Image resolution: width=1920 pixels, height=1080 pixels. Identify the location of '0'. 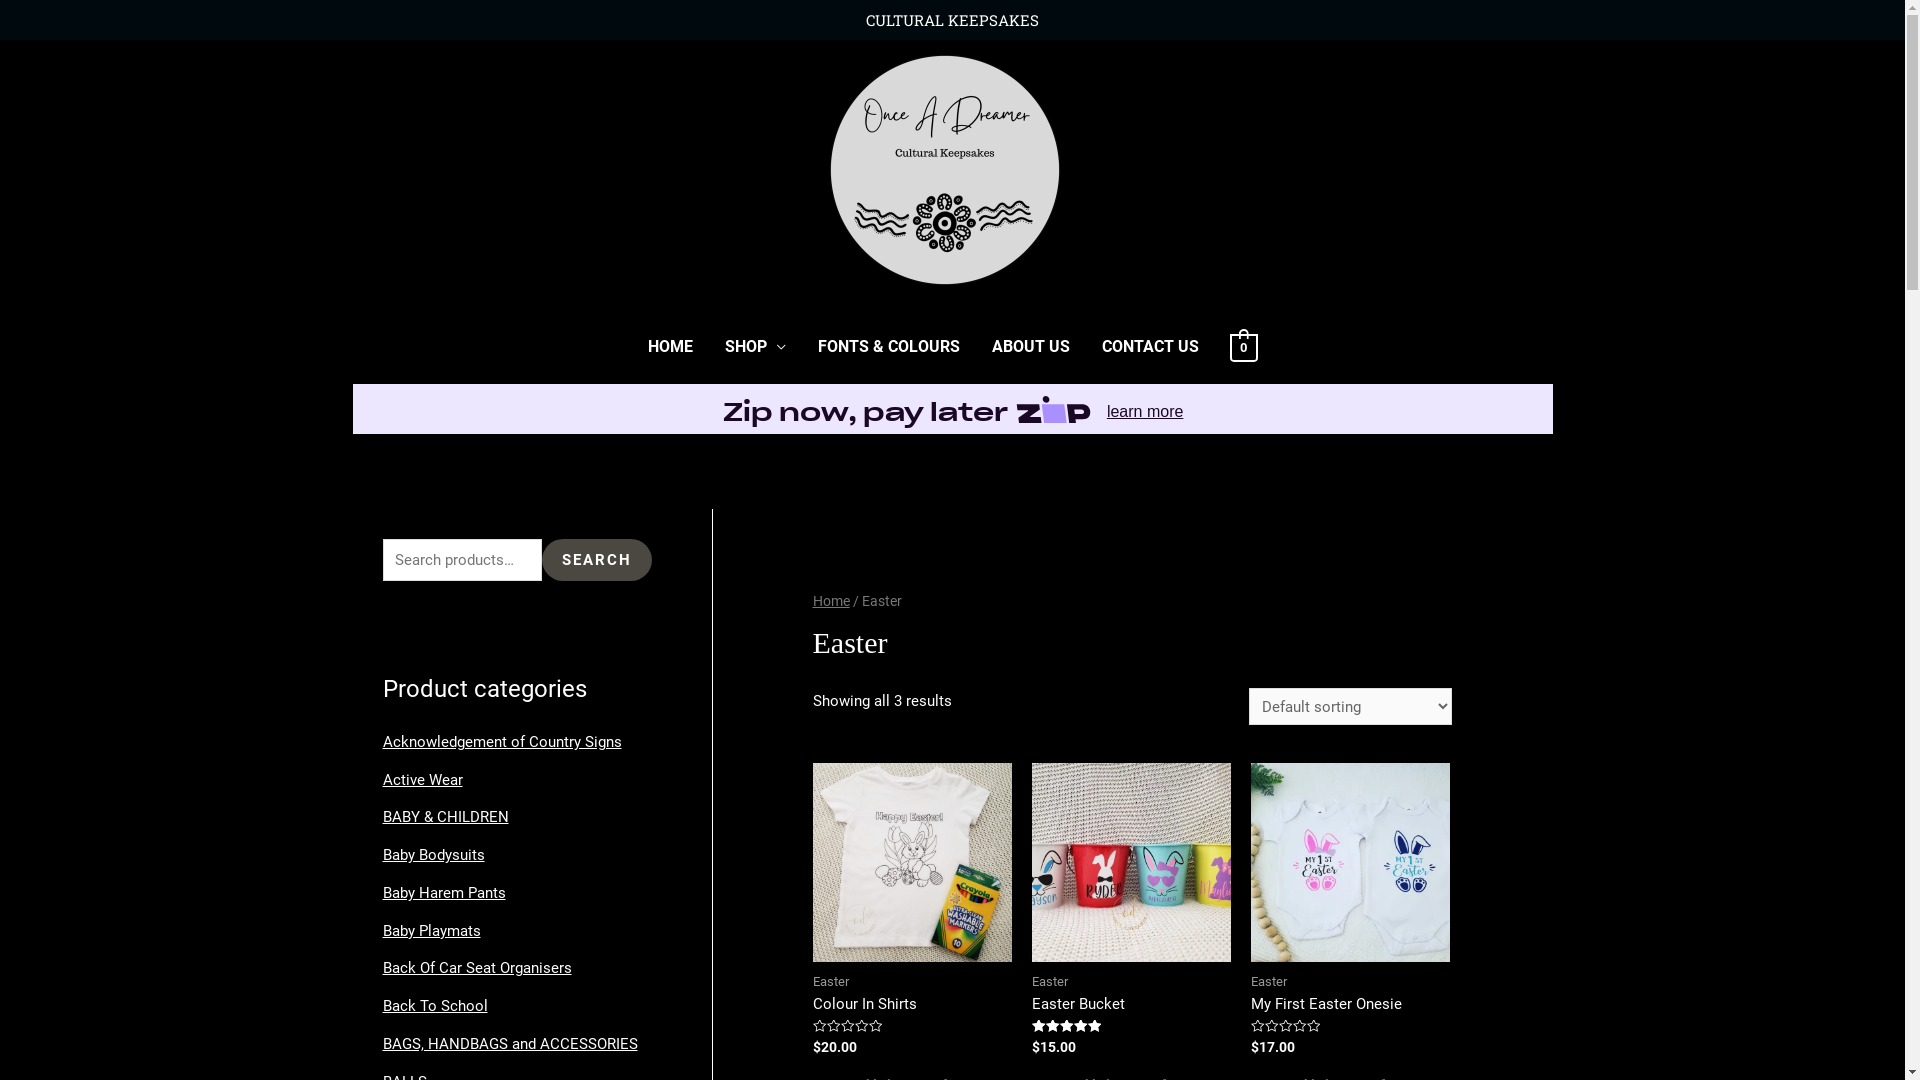
(1242, 346).